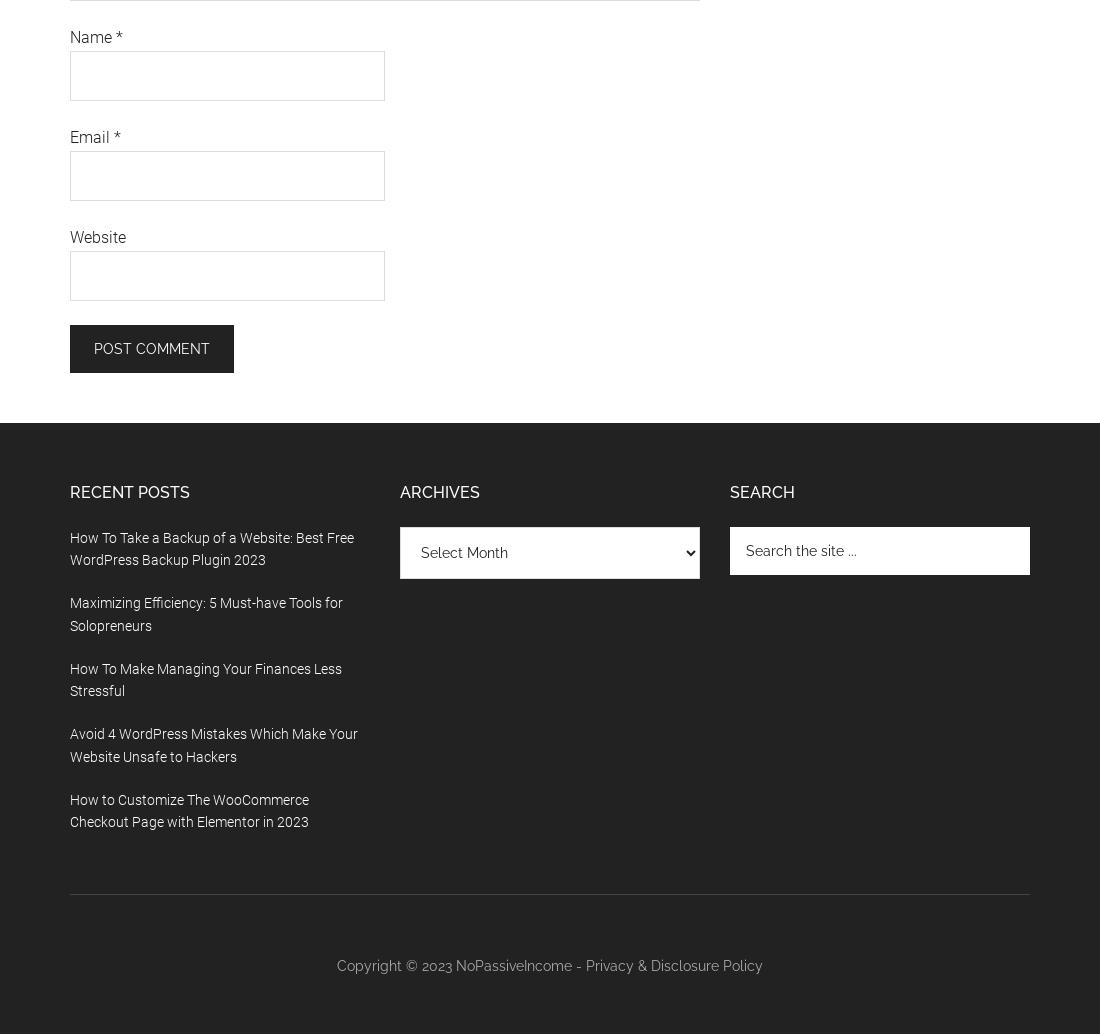 This screenshot has width=1100, height=1034. Describe the element at coordinates (211, 548) in the screenshot. I see `'How To Take a Backup of a Website: Best  Free WordPress Backup Plugin 2023'` at that location.